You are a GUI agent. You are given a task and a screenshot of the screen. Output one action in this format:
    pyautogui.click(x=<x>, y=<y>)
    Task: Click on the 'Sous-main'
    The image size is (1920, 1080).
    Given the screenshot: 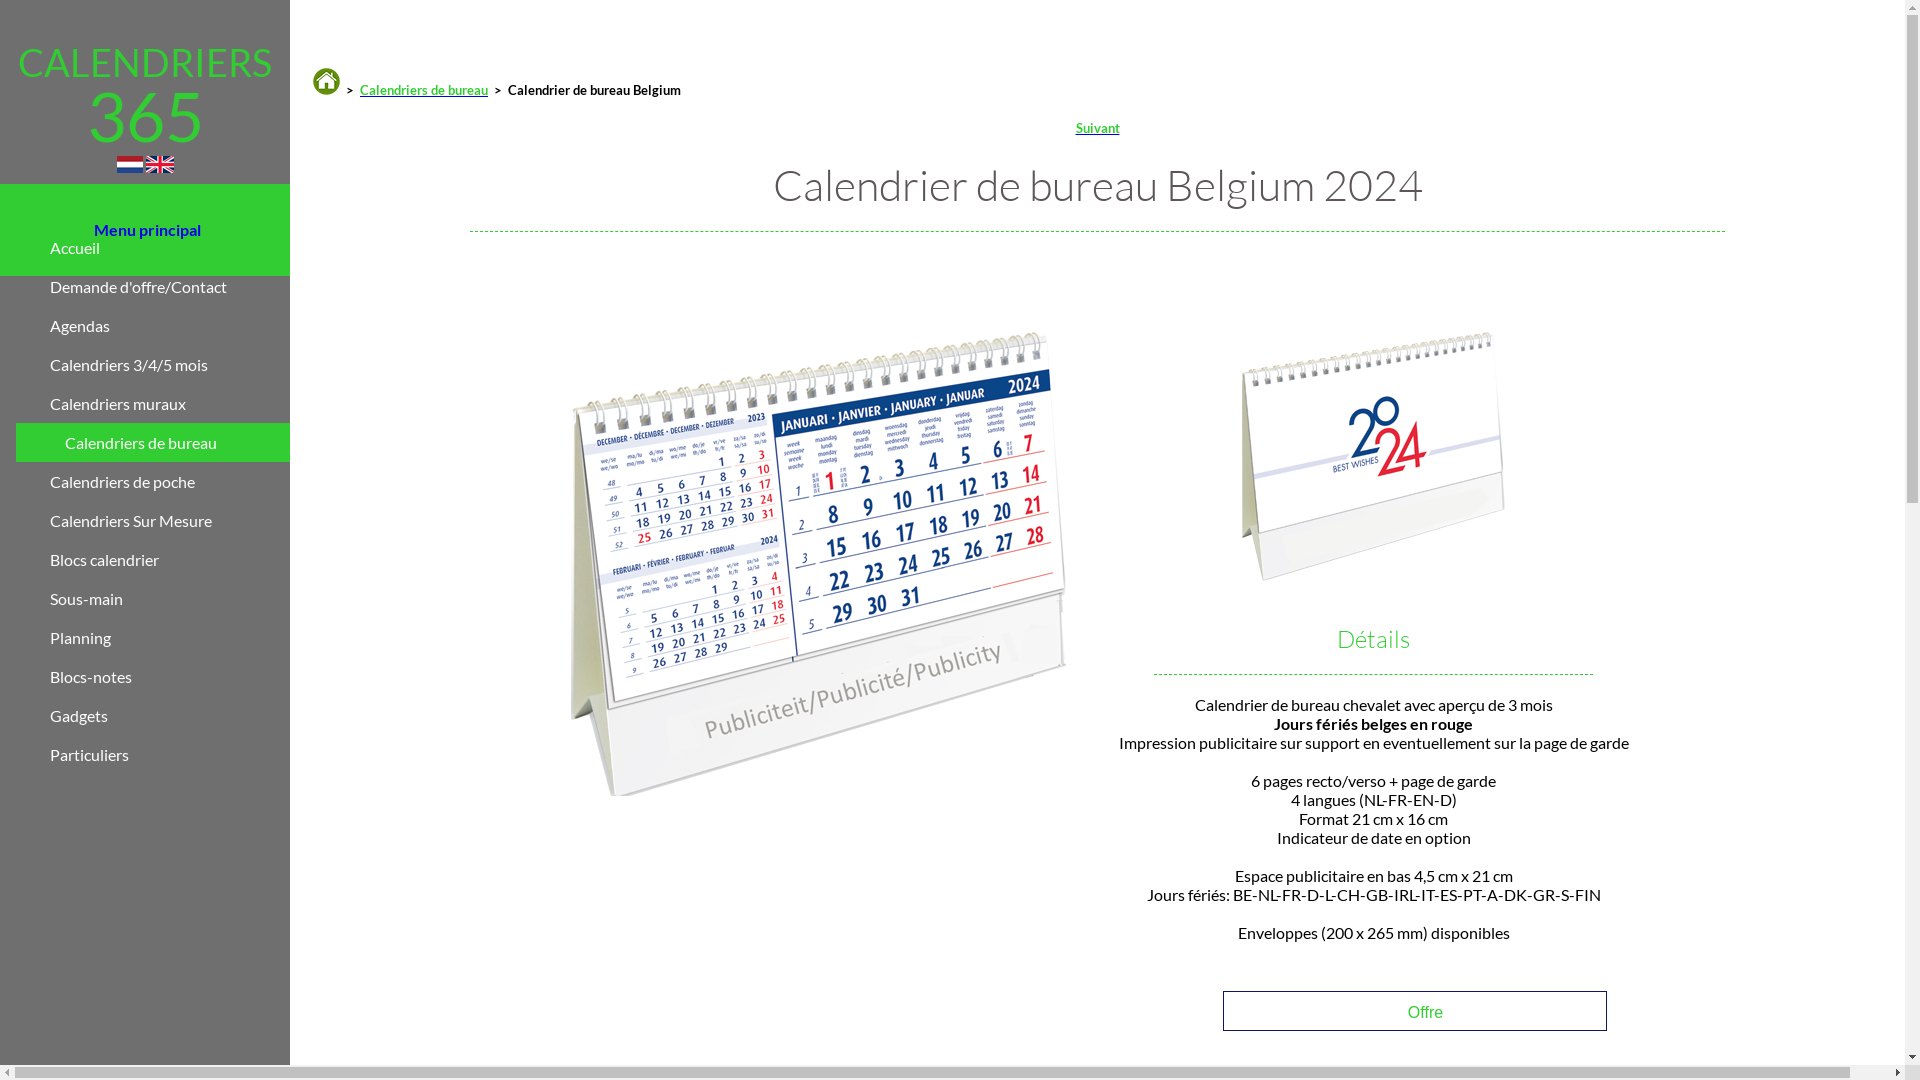 What is the action you would take?
    pyautogui.click(x=169, y=597)
    